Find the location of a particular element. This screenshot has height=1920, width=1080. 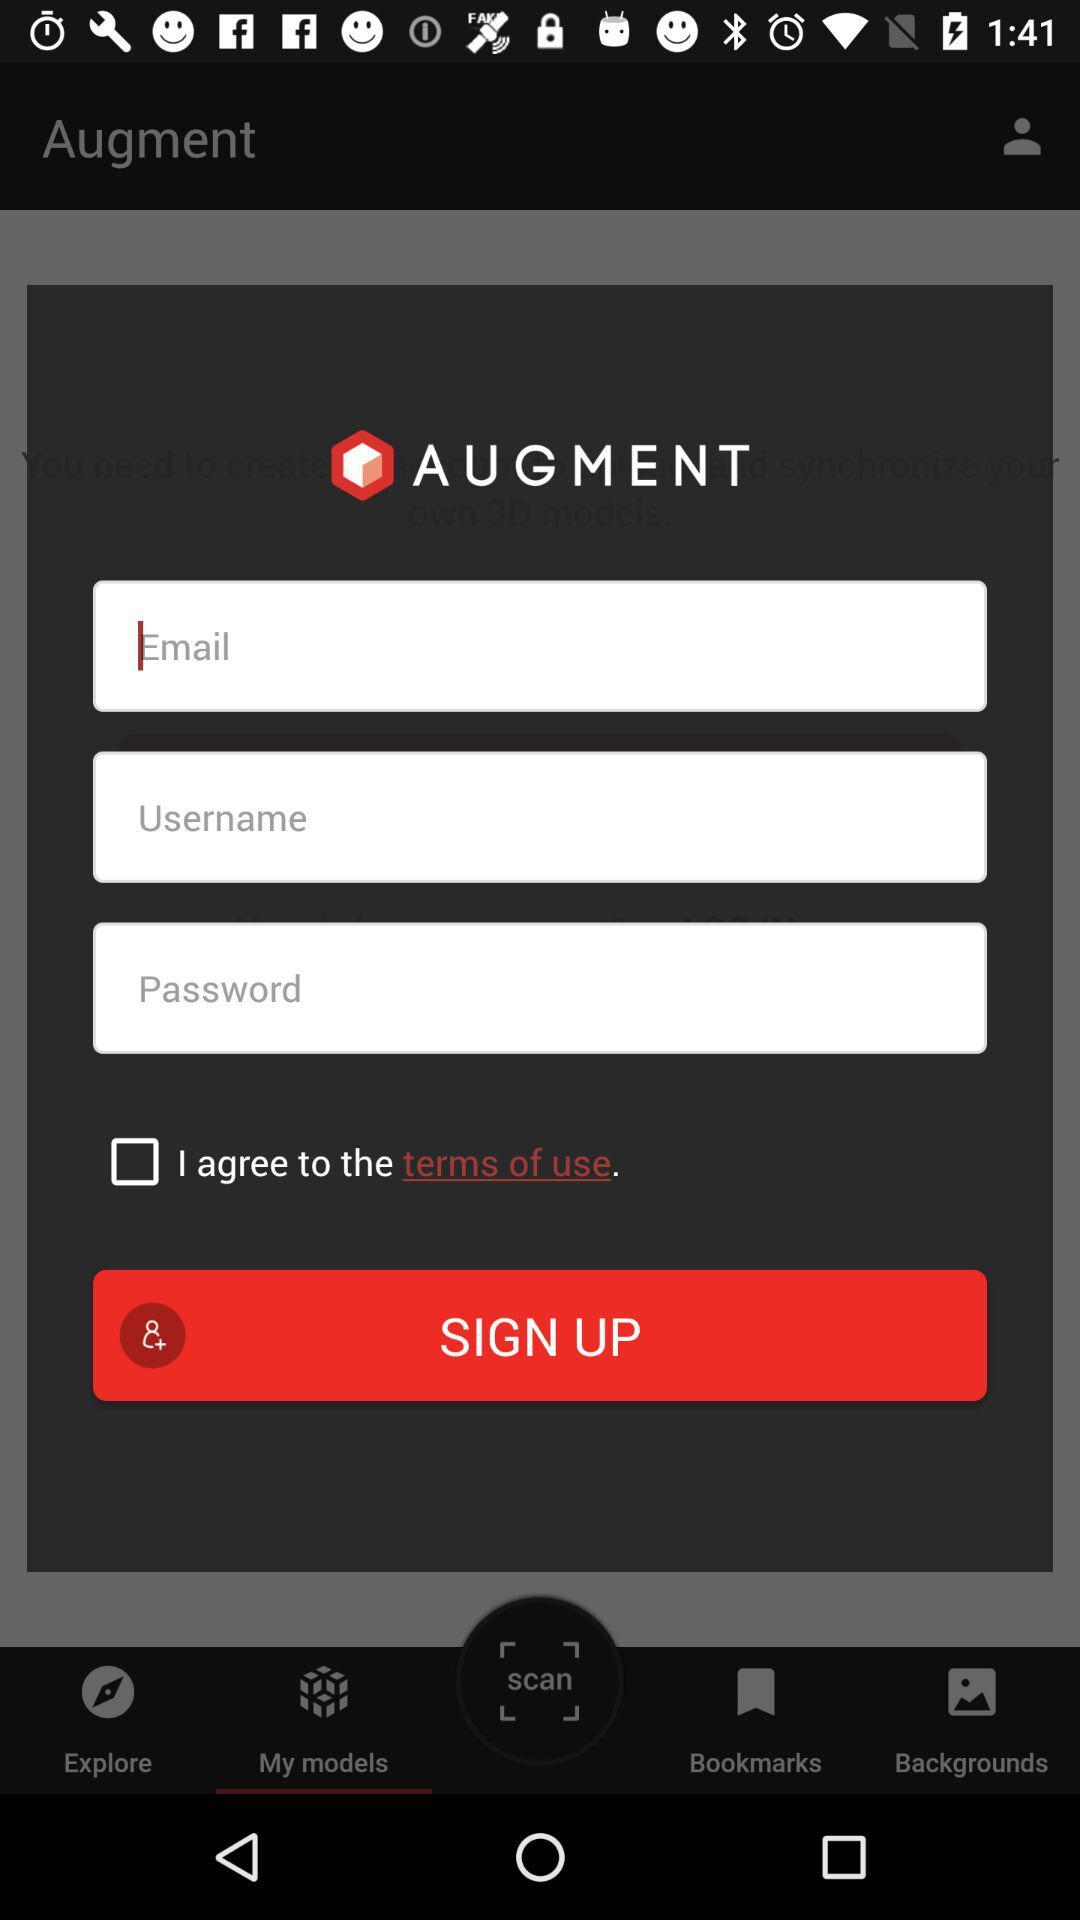

icon above sign up item is located at coordinates (135, 1161).